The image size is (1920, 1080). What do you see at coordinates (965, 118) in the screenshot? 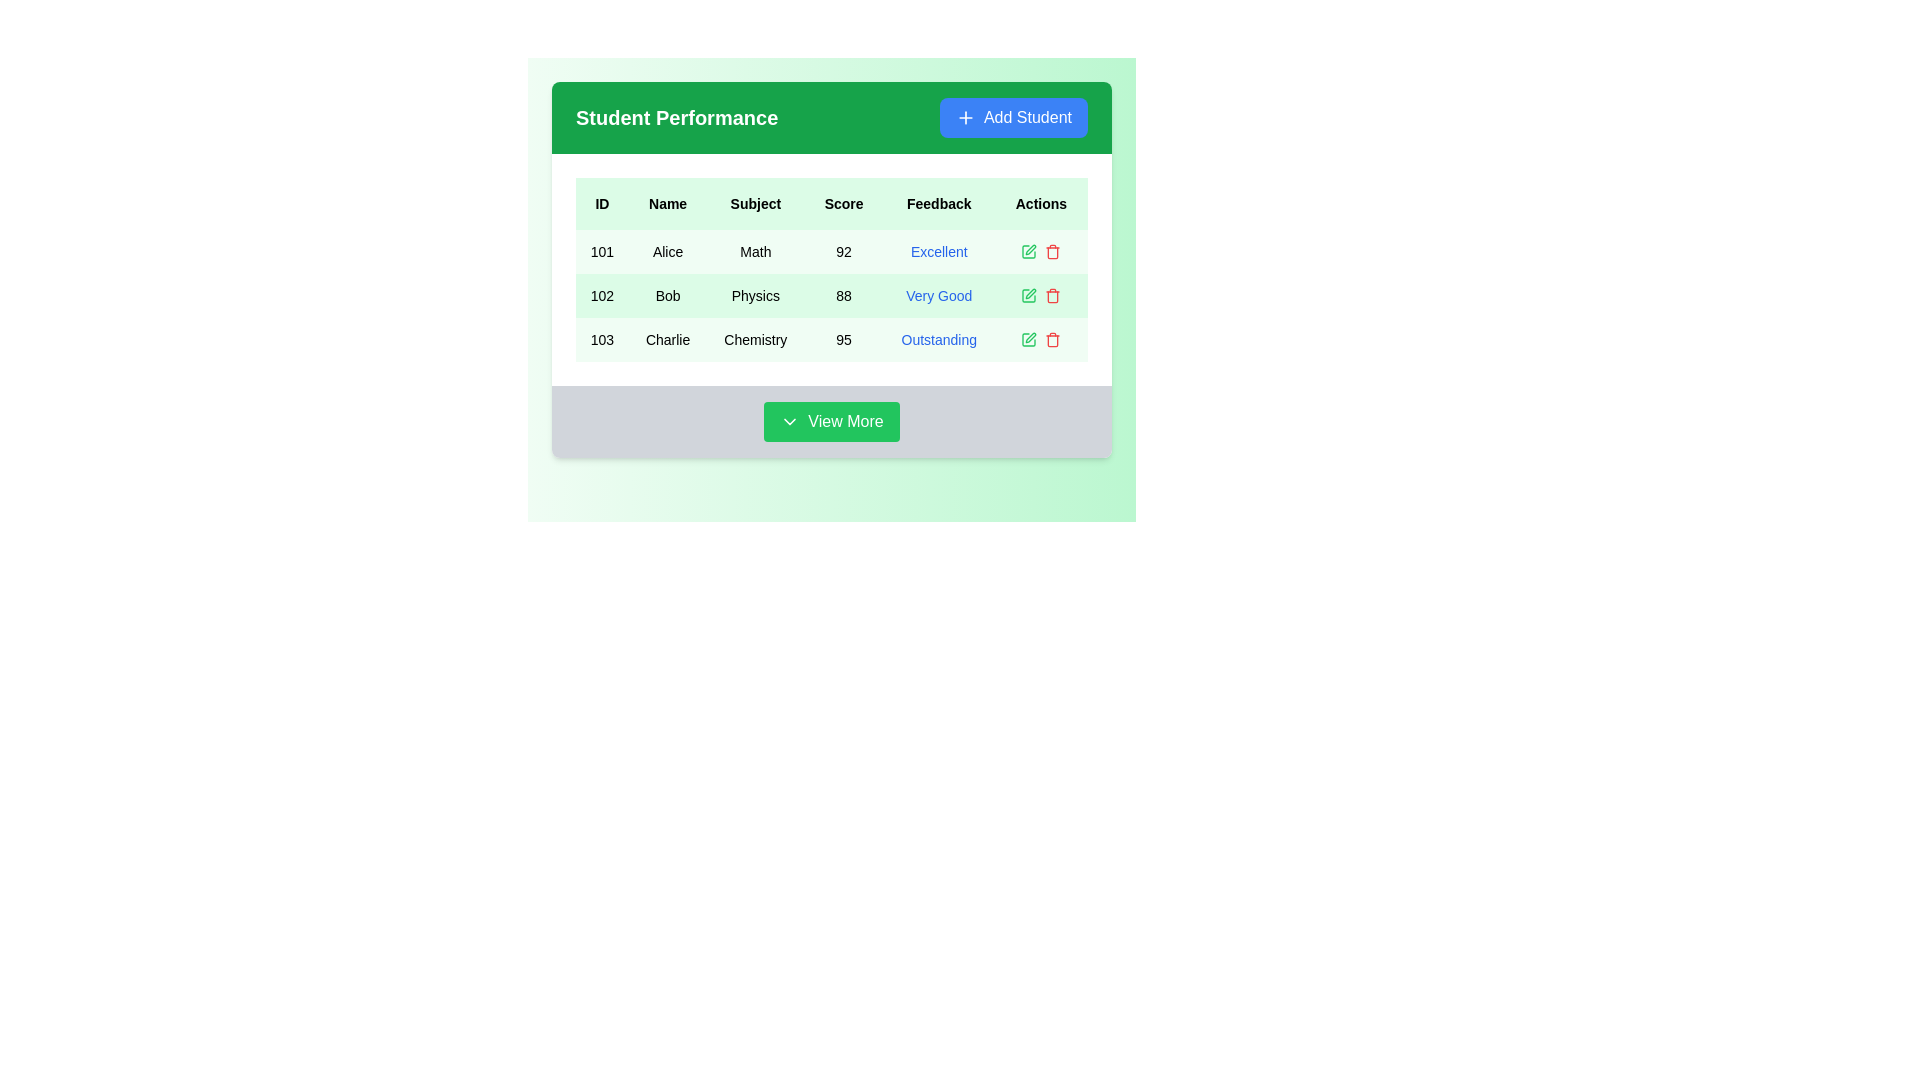
I see `the '+' icon inside the blue 'Add Student' button located at the top-right corner of the 'Student Performance' section` at bounding box center [965, 118].